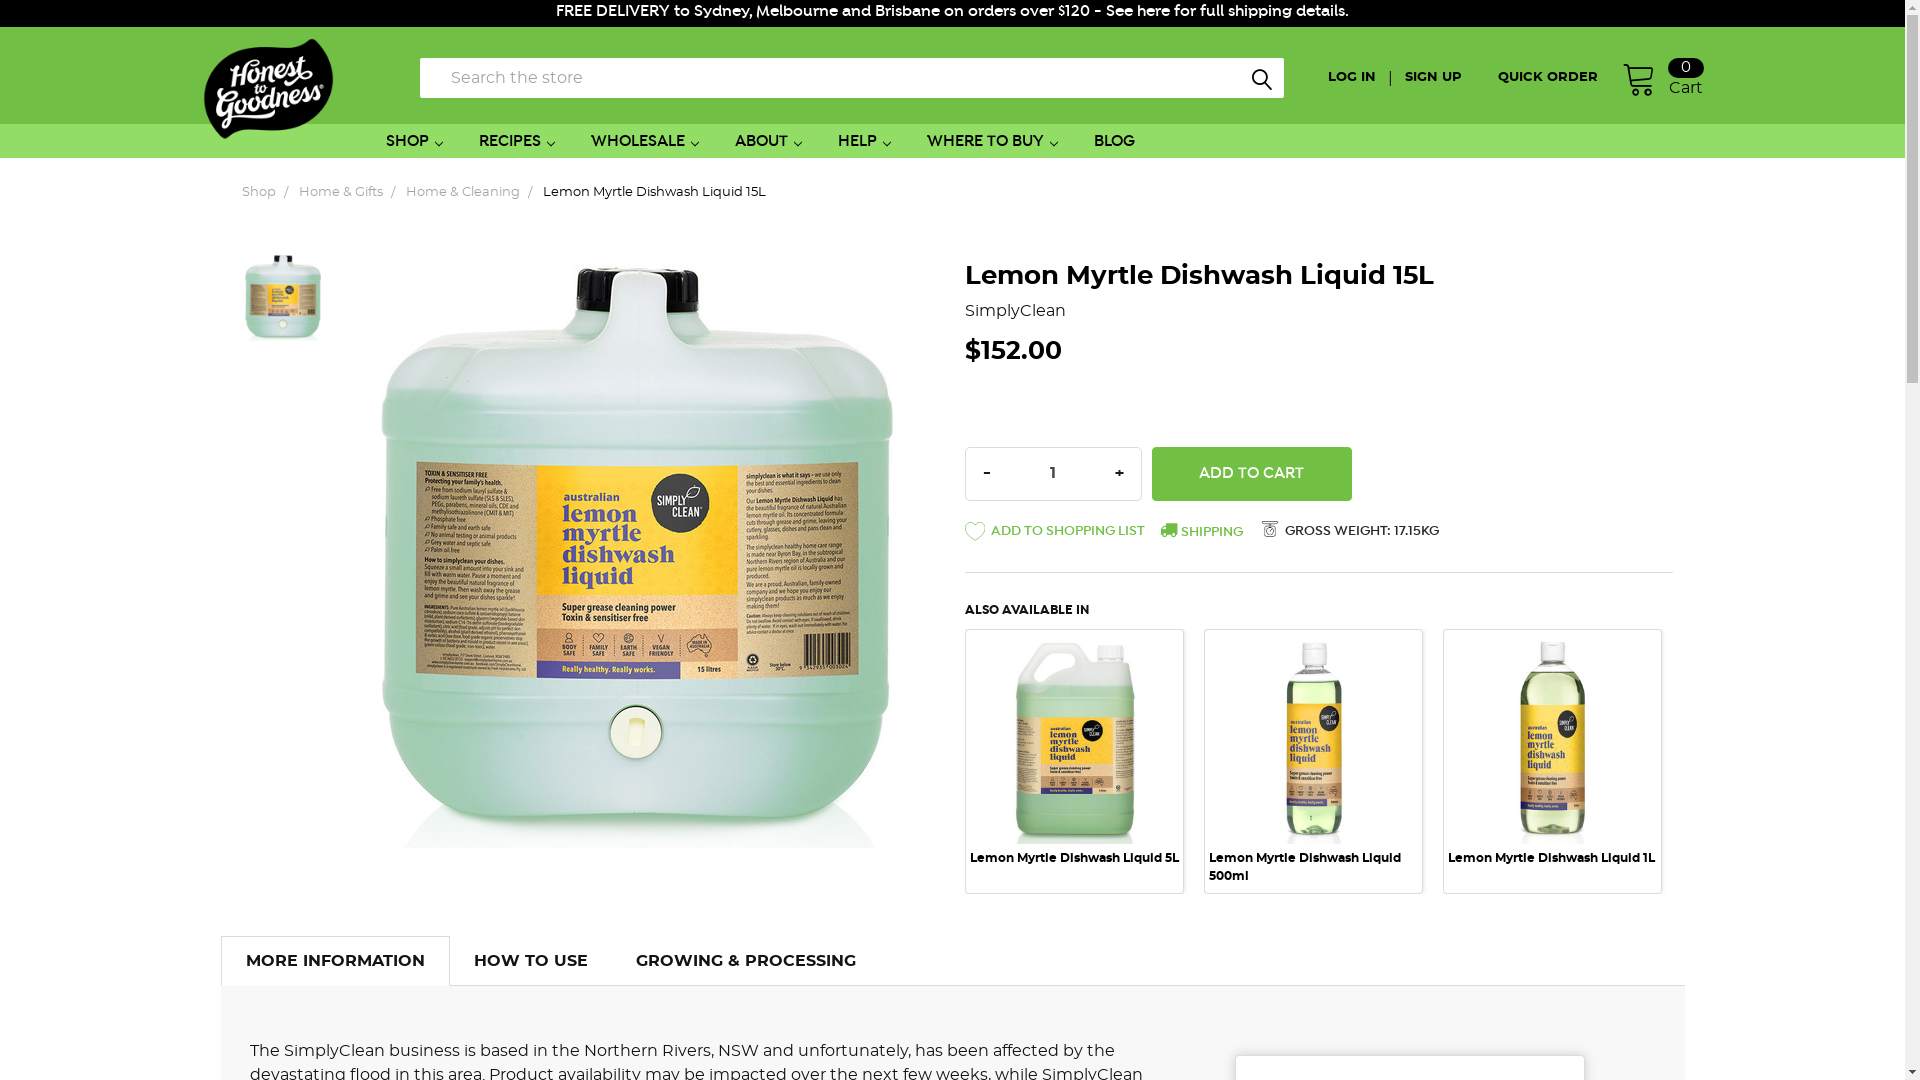 This screenshot has width=1920, height=1080. I want to click on 'INCREASE QUANTITY:, so click(1118, 473).